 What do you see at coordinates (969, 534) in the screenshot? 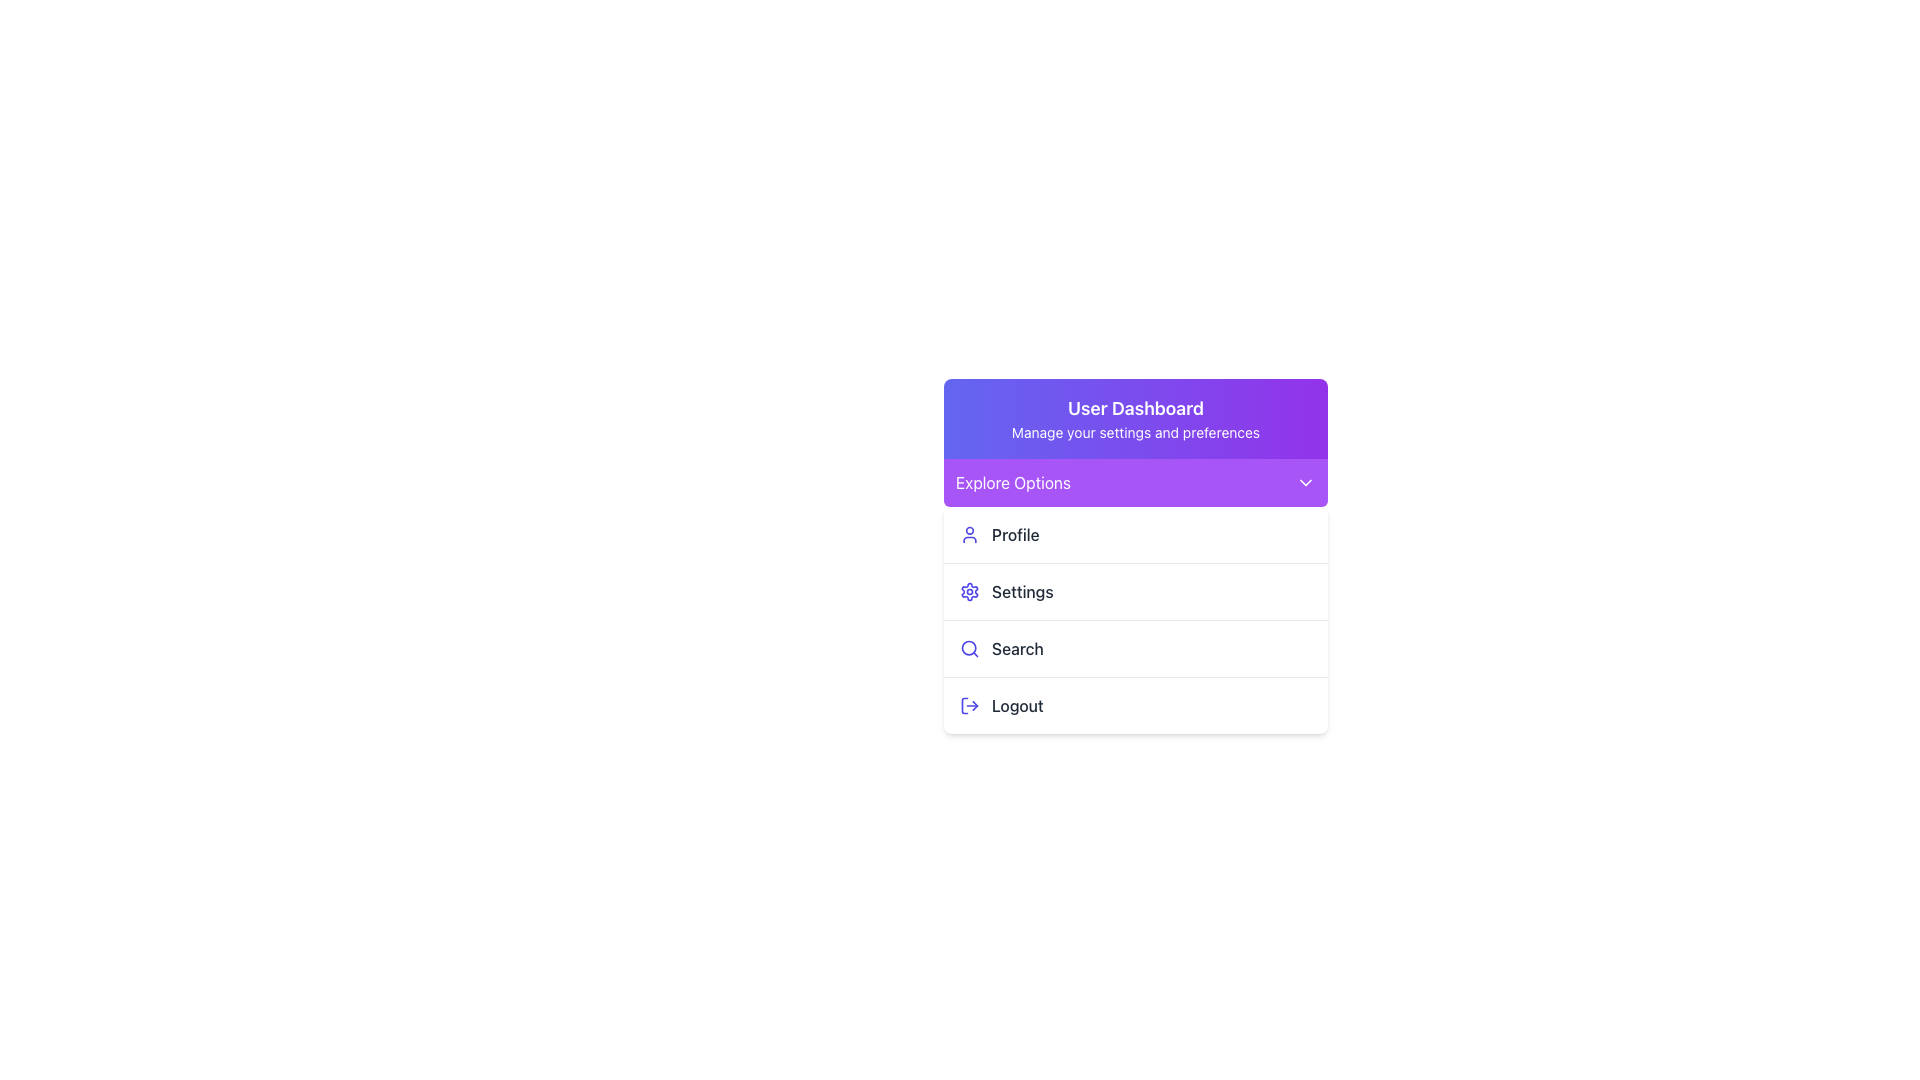
I see `the Profile icon in the vertical navigation menu that is located to the left of the text 'Profile'` at bounding box center [969, 534].